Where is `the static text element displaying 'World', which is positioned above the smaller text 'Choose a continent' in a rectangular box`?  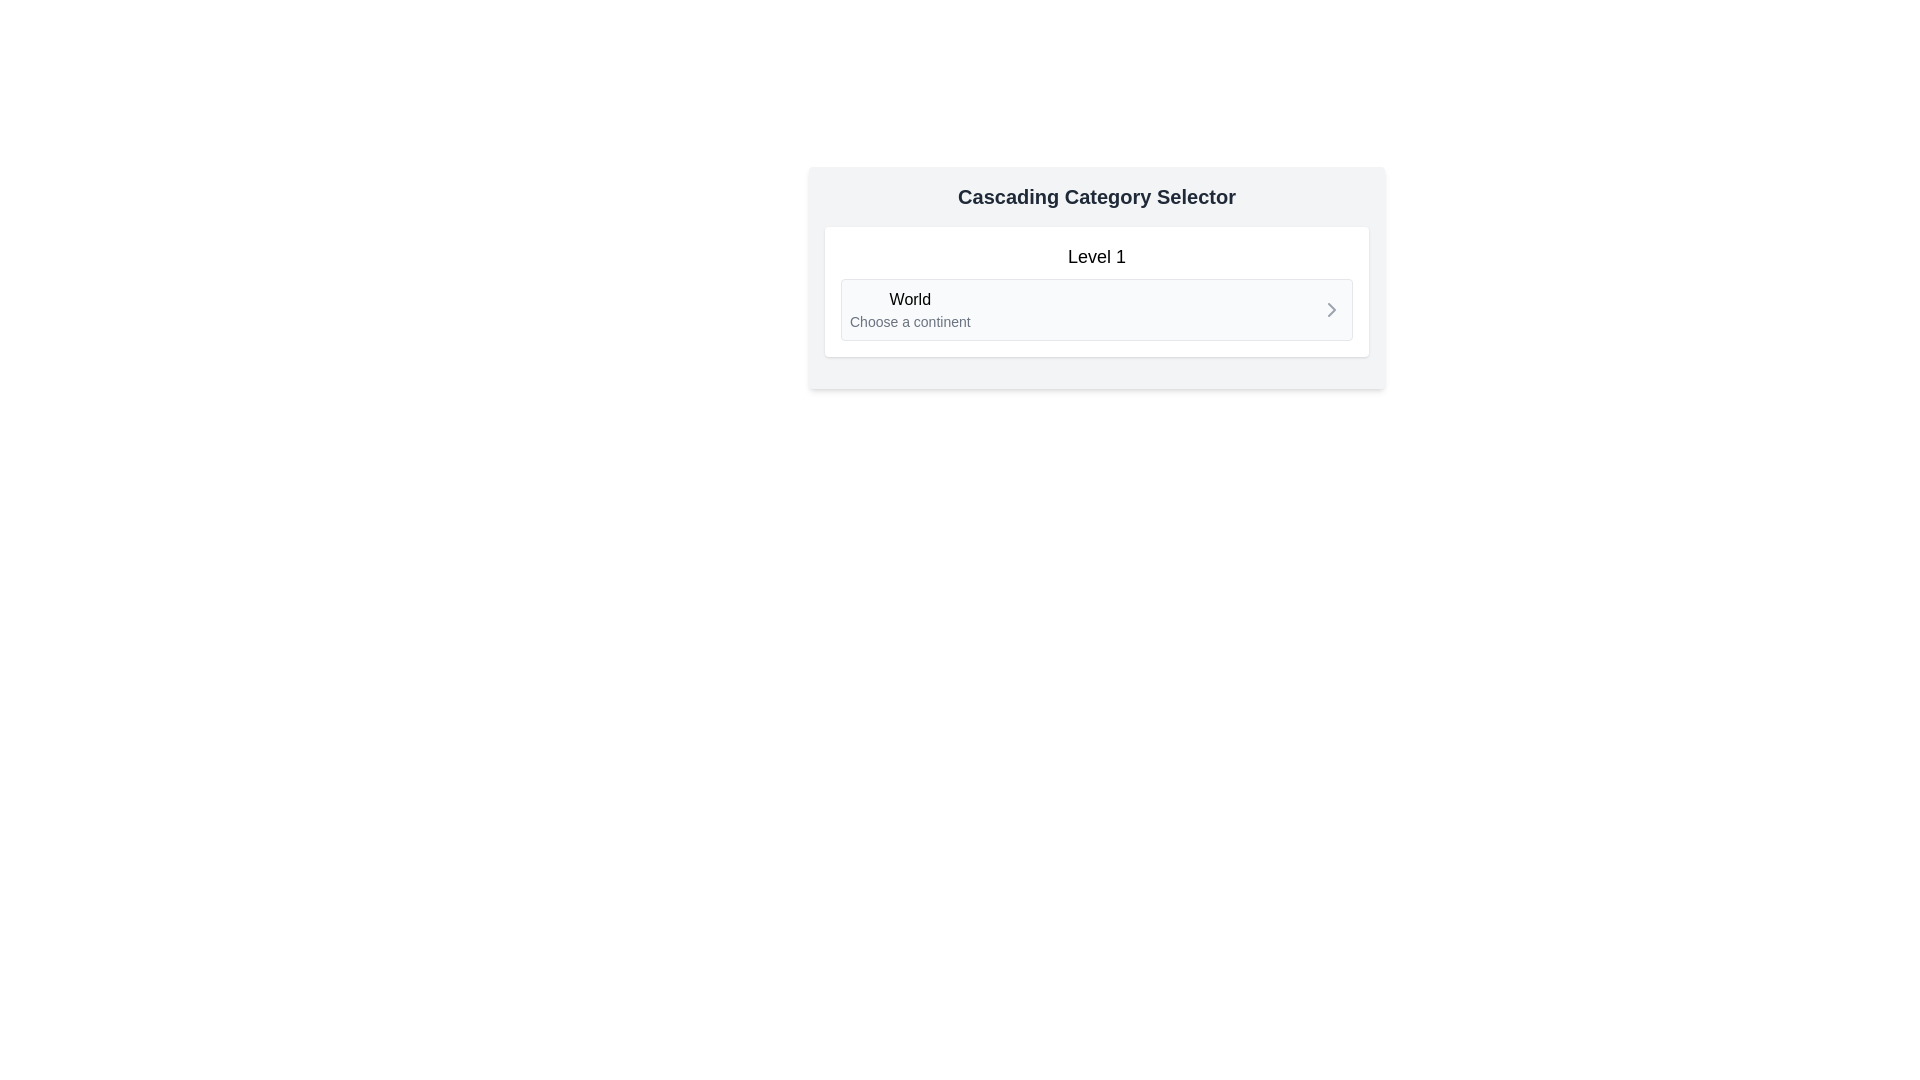
the static text element displaying 'World', which is positioned above the smaller text 'Choose a continent' in a rectangular box is located at coordinates (909, 300).